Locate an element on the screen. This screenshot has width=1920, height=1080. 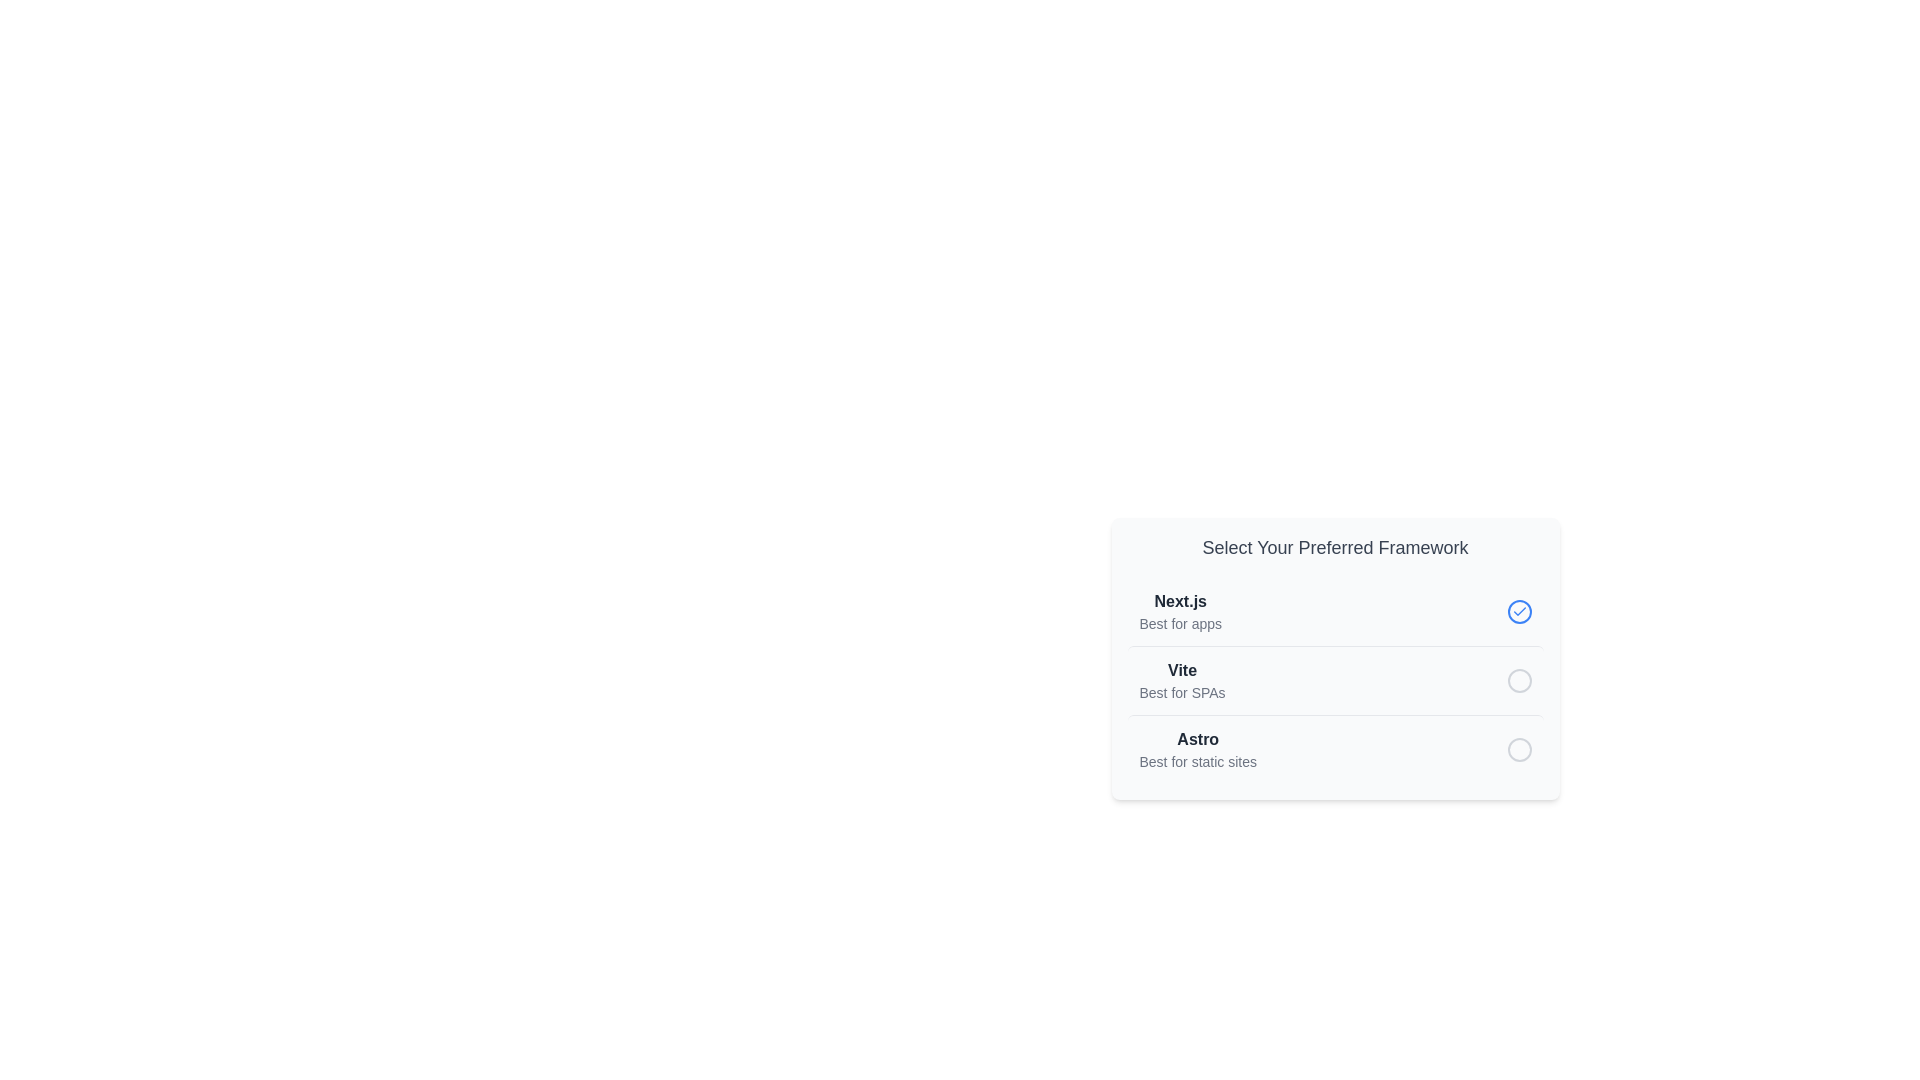
the text label representing the Next.js framework option in the selection list is located at coordinates (1180, 600).